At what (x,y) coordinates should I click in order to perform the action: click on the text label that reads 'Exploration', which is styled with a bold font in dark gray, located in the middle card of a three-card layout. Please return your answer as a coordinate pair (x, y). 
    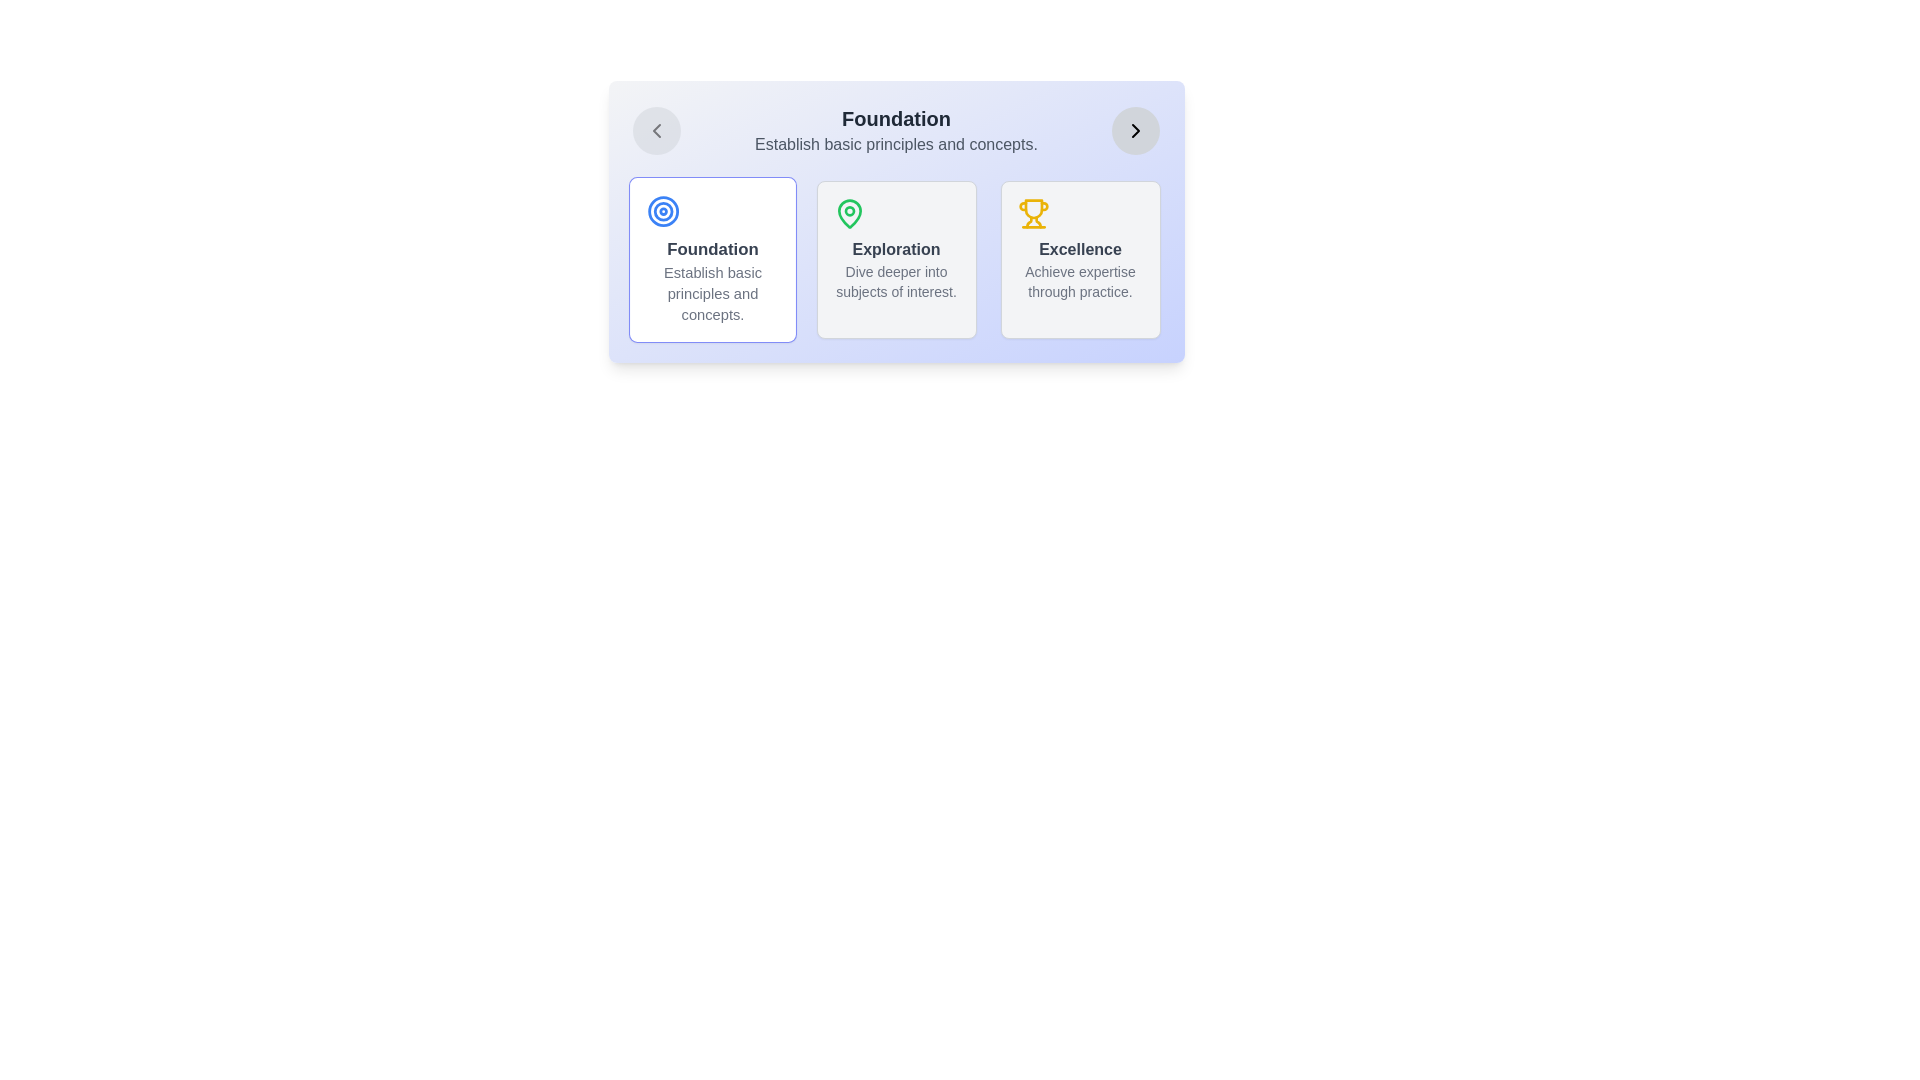
    Looking at the image, I should click on (895, 249).